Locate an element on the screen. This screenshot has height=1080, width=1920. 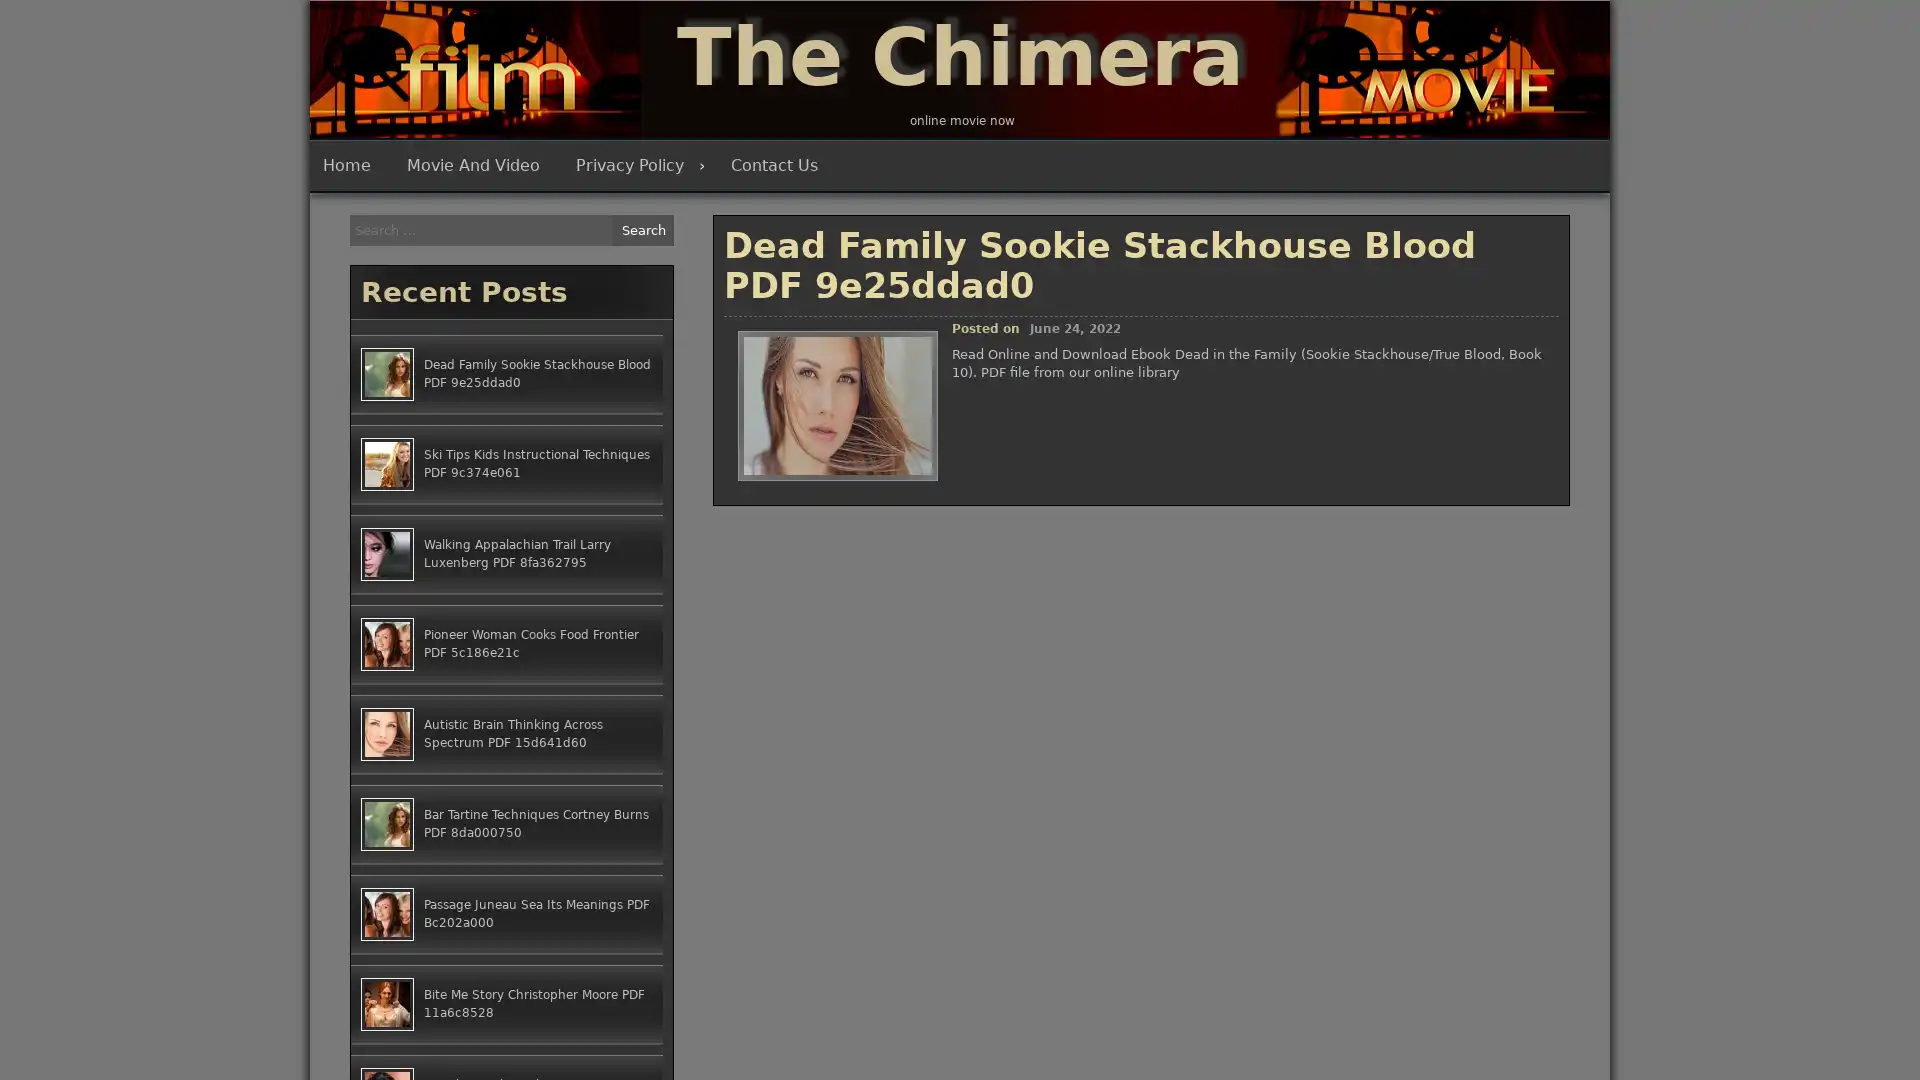
Search is located at coordinates (643, 229).